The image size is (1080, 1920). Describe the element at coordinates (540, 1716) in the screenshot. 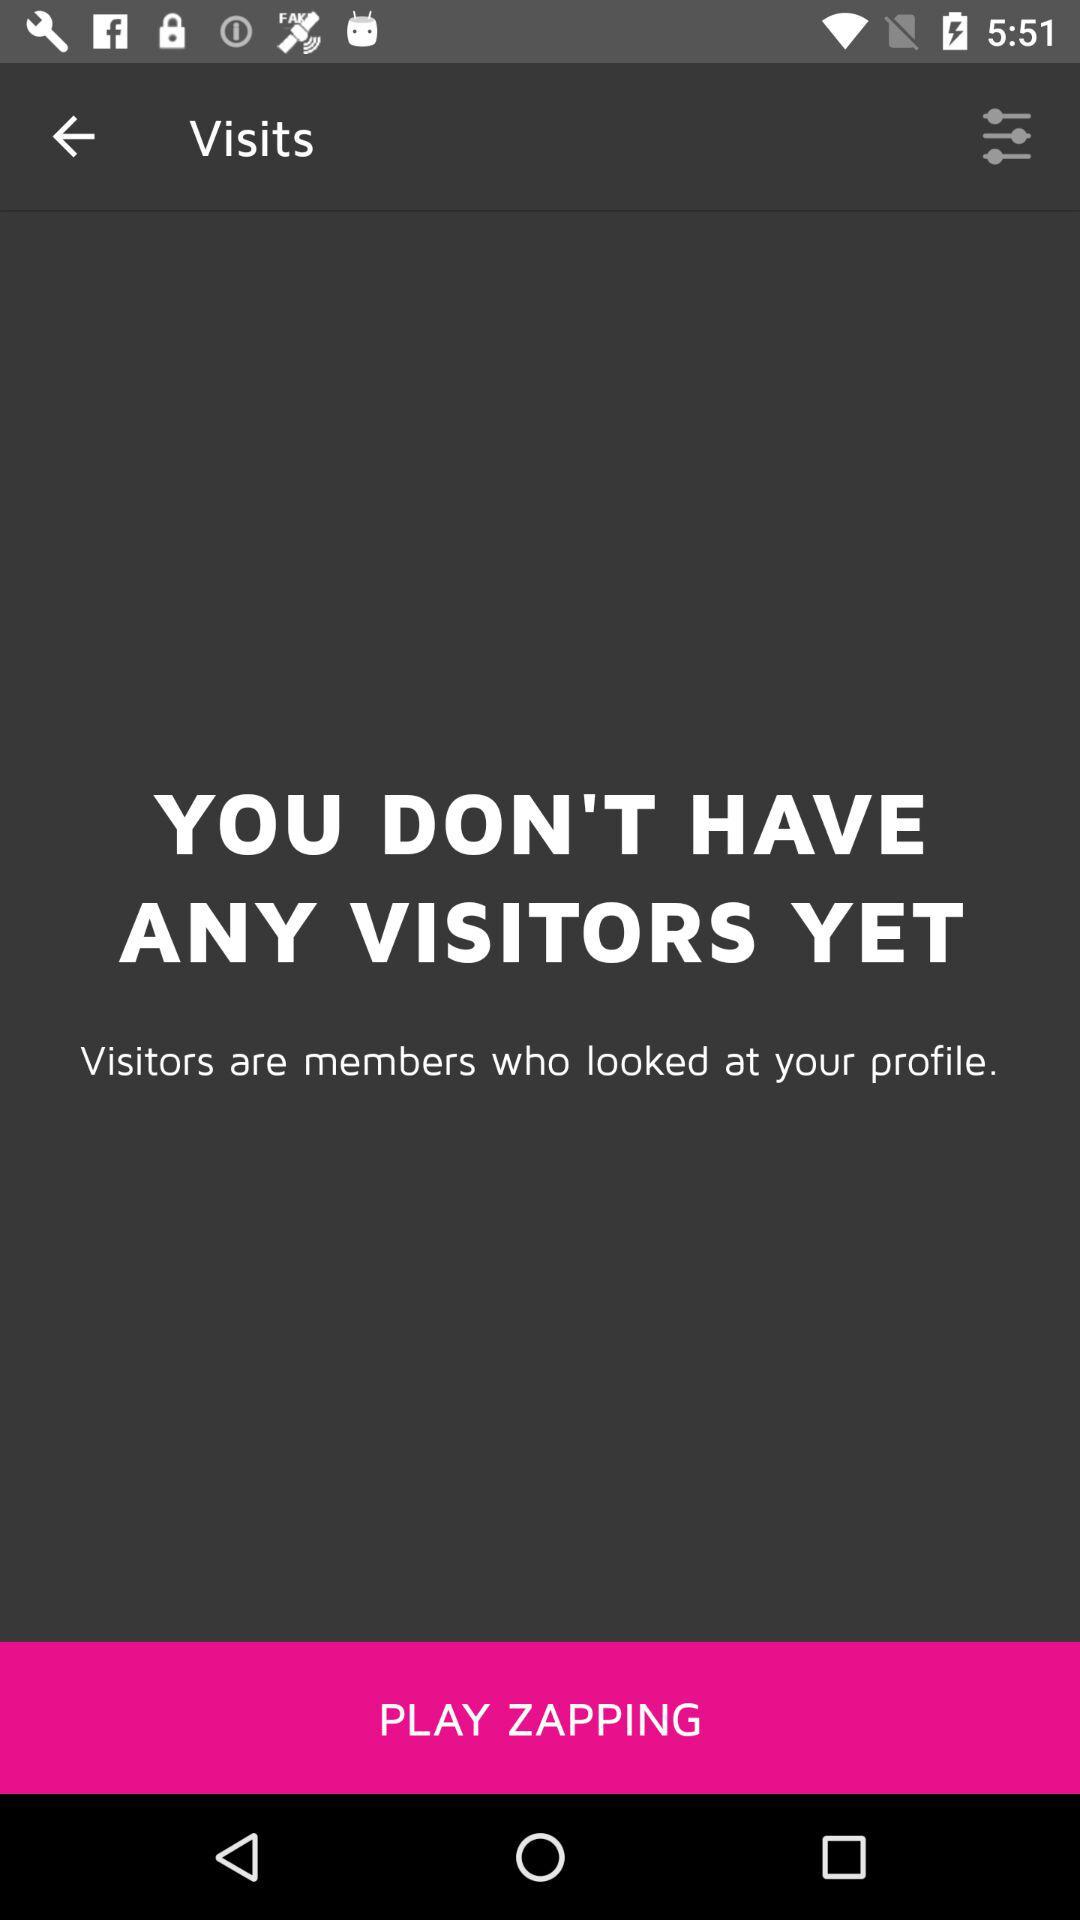

I see `item below visitors are members icon` at that location.